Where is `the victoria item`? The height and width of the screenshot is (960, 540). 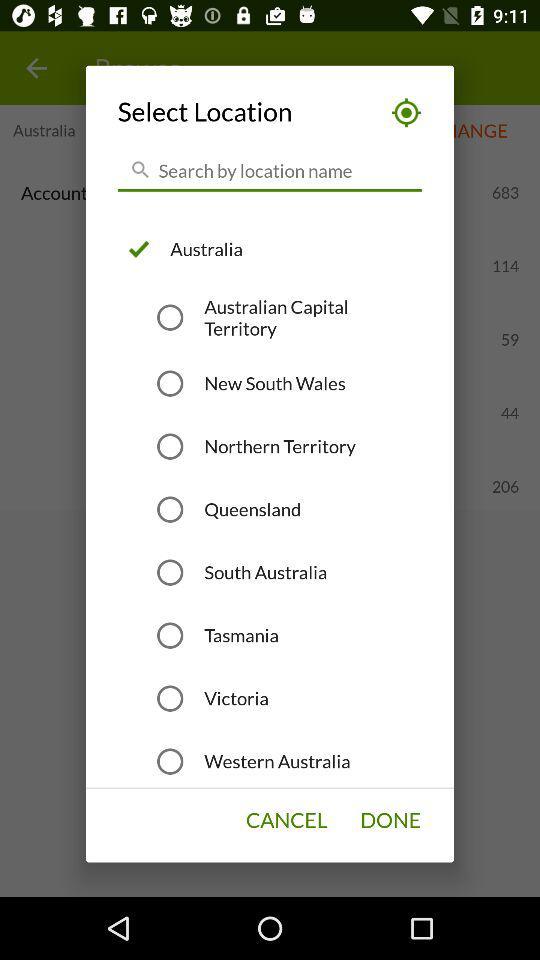 the victoria item is located at coordinates (235, 698).